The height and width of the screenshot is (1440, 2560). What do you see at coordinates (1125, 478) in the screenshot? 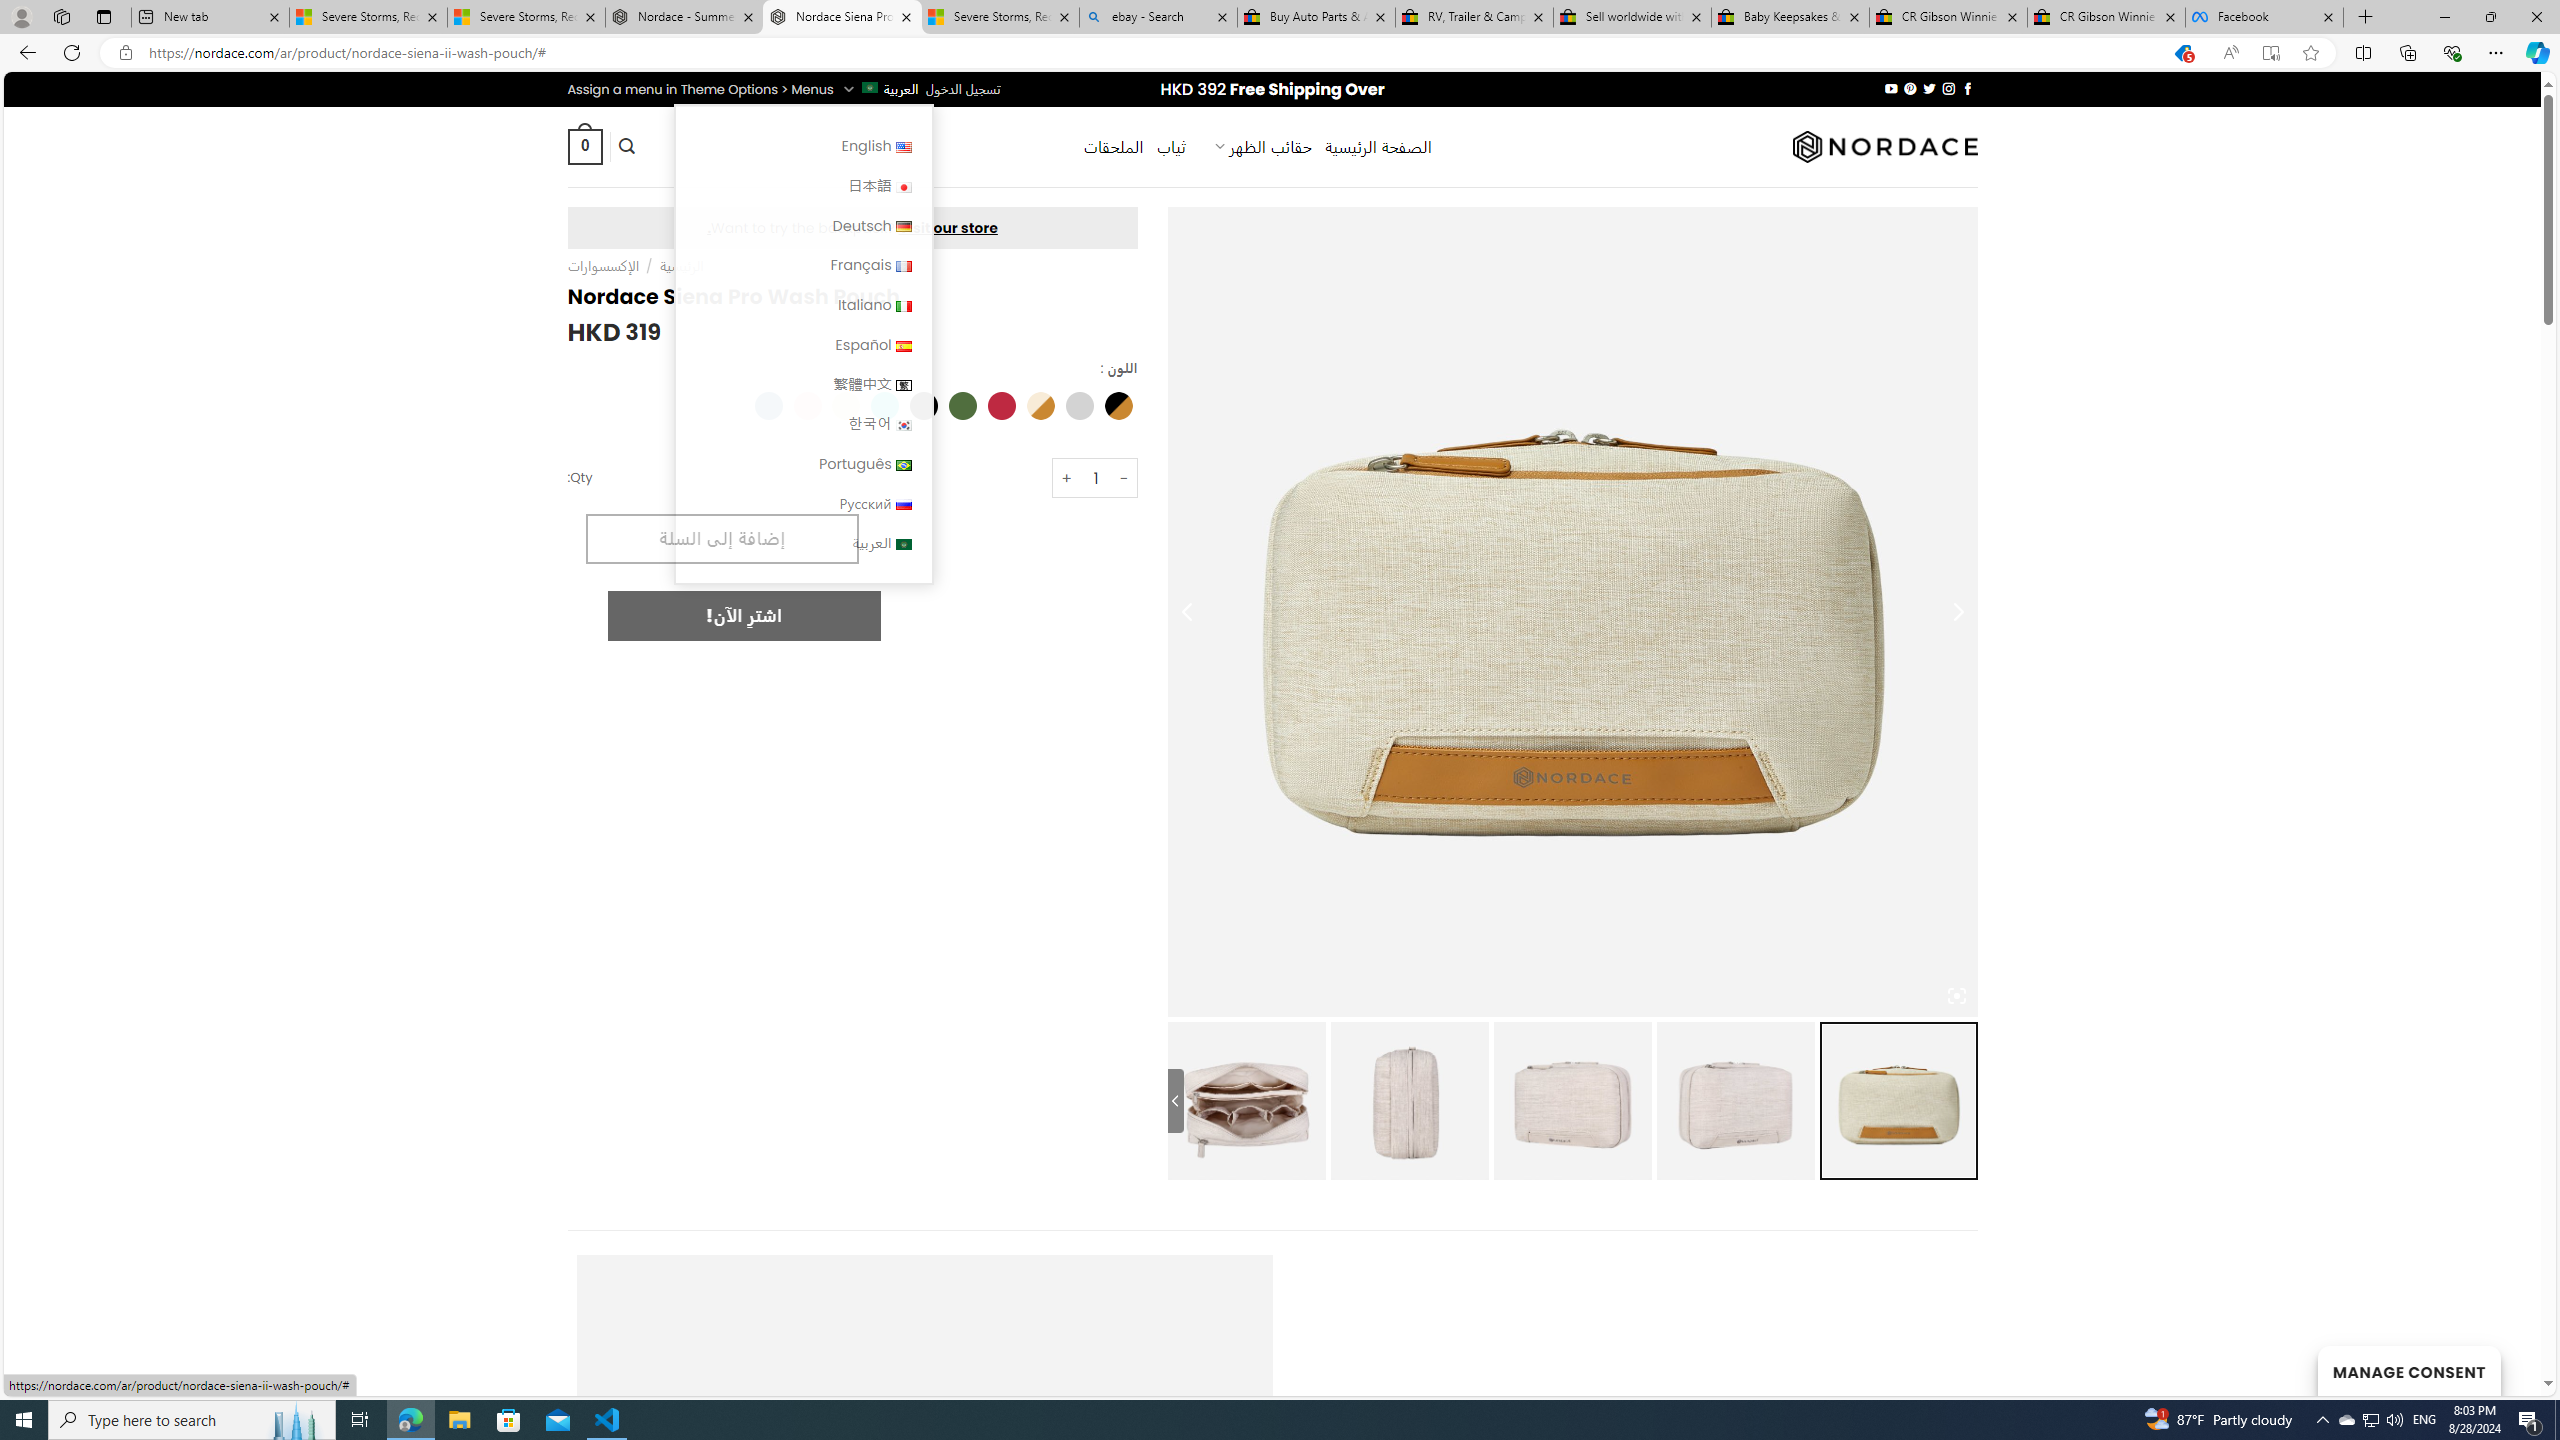
I see `'-'` at bounding box center [1125, 478].